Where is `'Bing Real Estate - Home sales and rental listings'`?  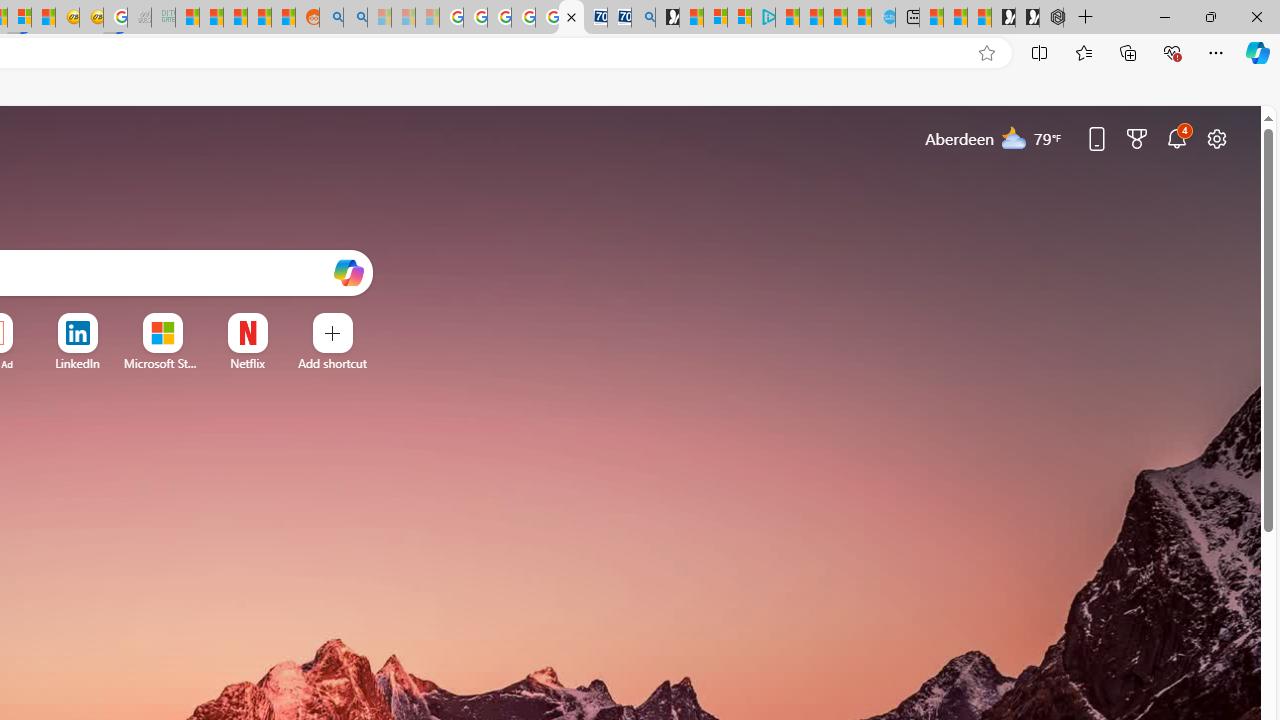 'Bing Real Estate - Home sales and rental listings' is located at coordinates (643, 17).